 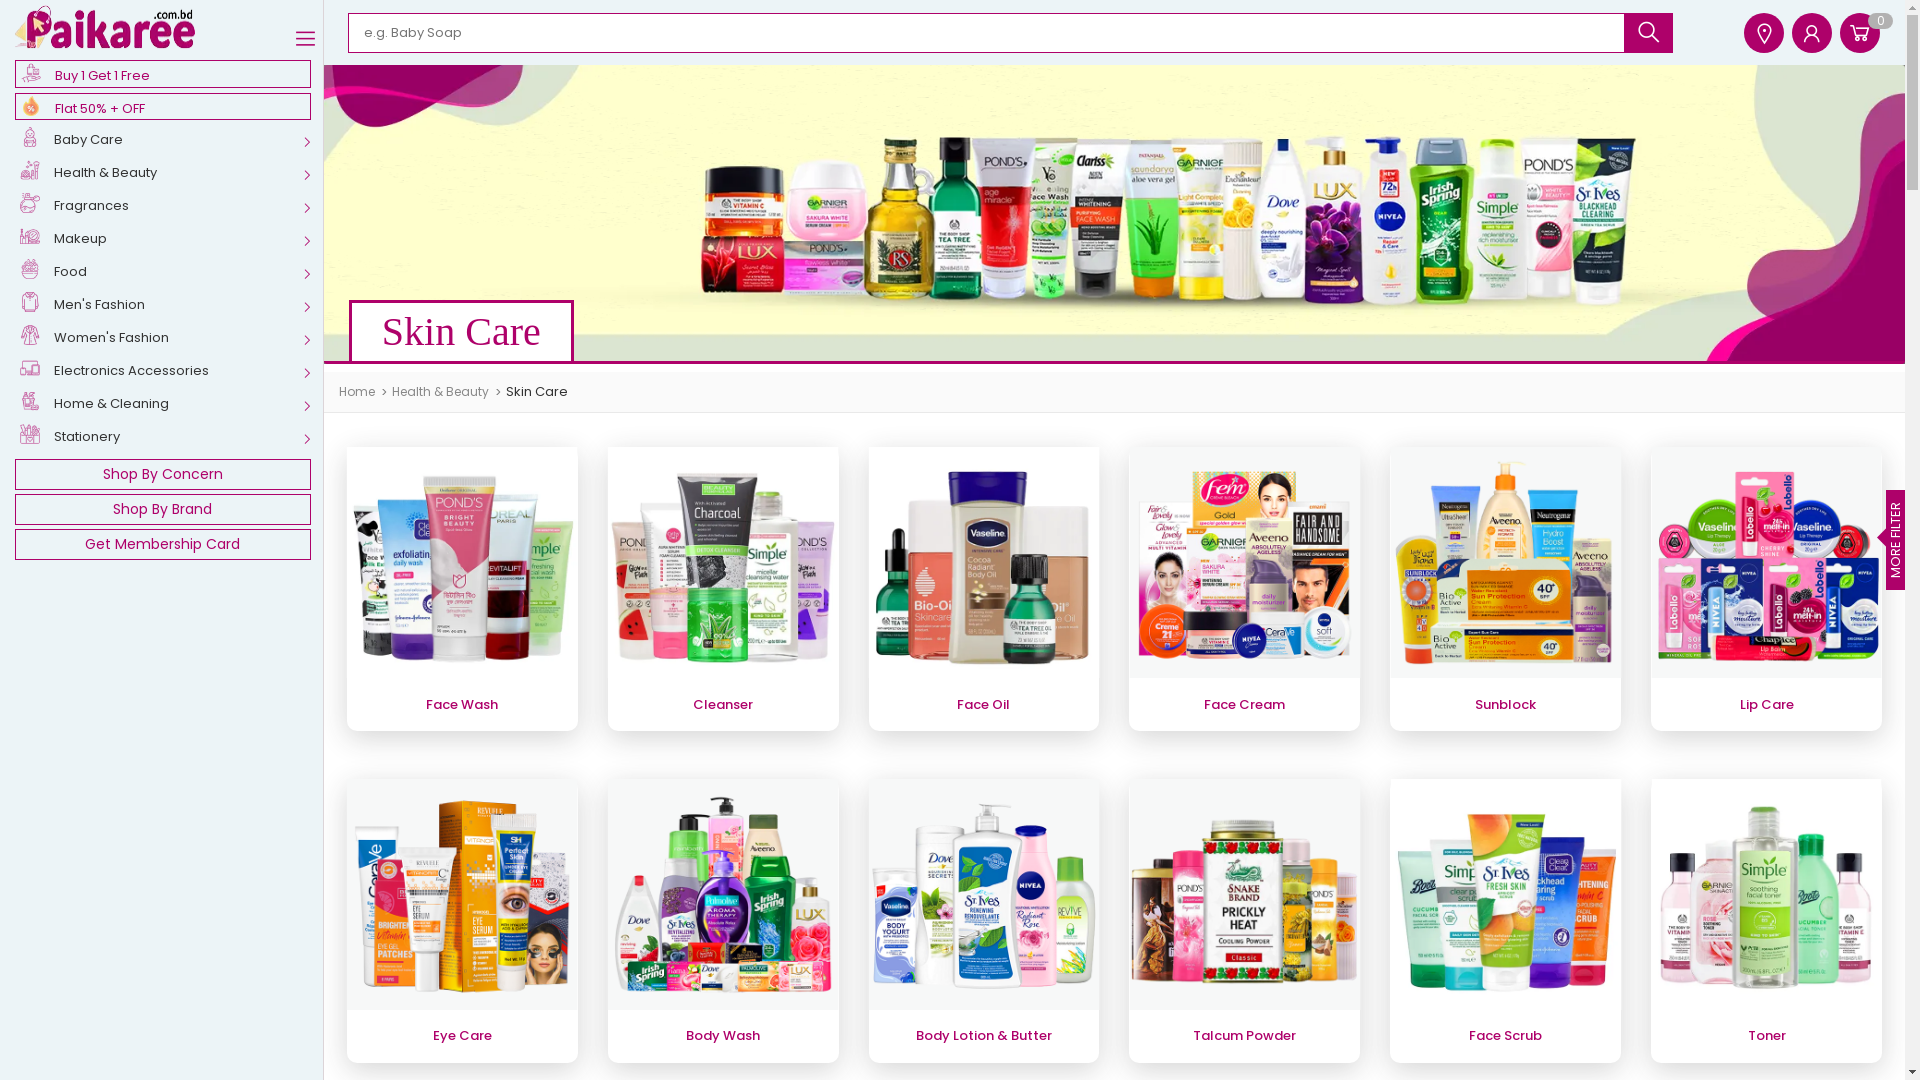 I want to click on 'Shop By Concern', so click(x=163, y=474).